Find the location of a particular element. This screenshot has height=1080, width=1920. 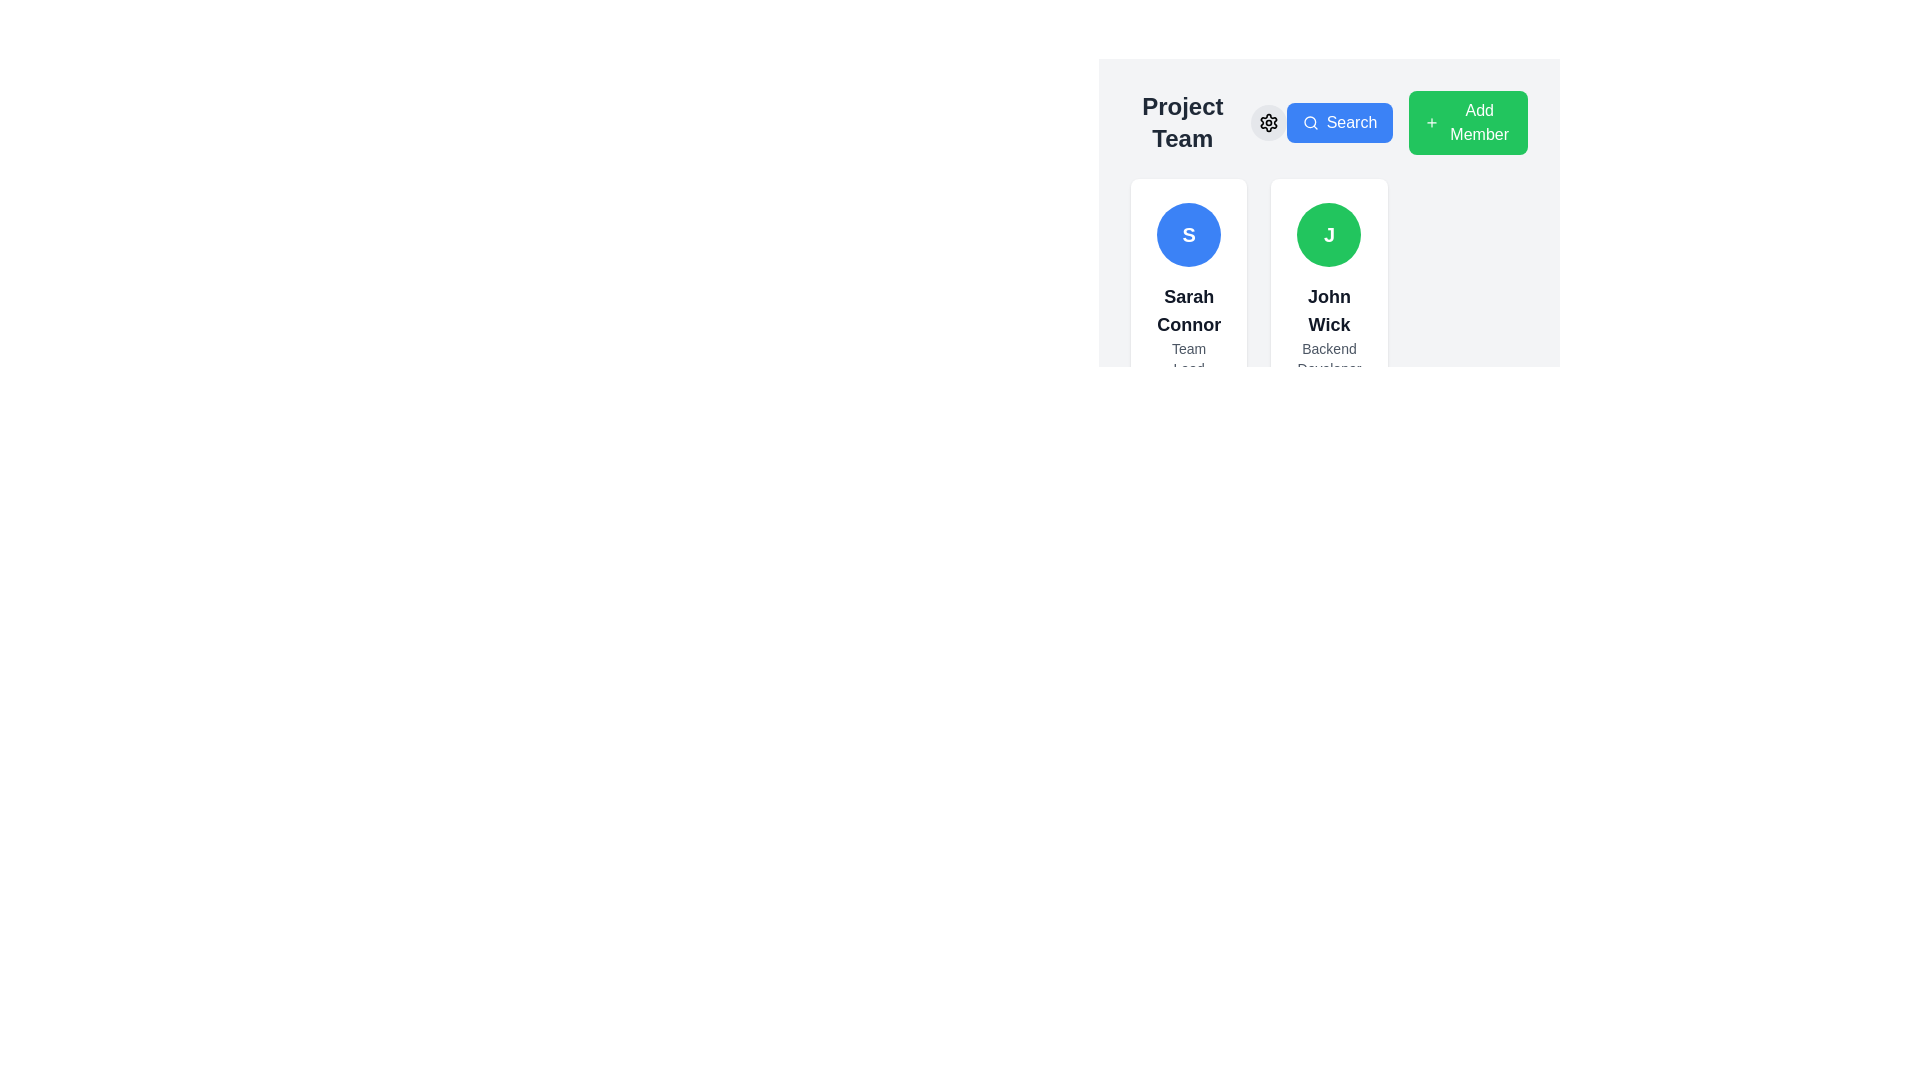

the blue 'Search' button with a white magnifying glass icon and white text to activate the hover effects is located at coordinates (1339, 123).